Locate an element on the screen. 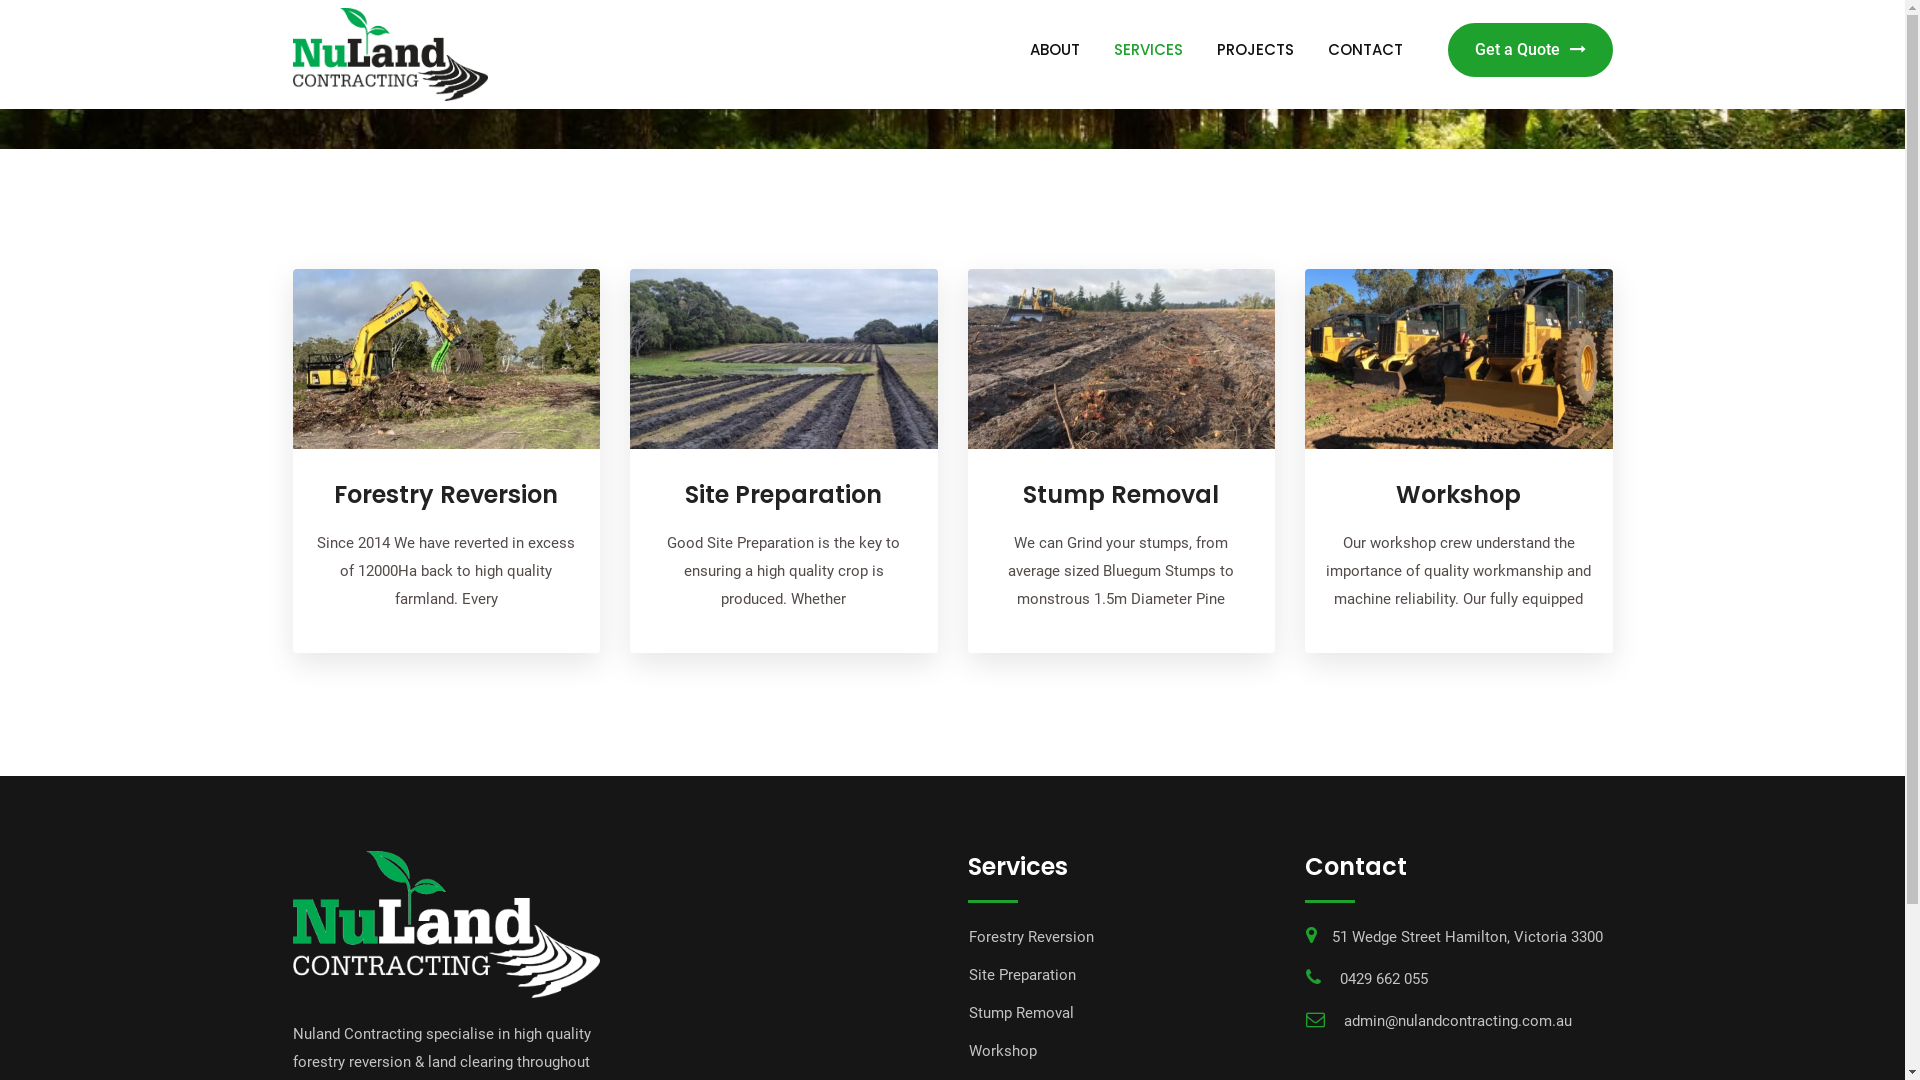 The image size is (1920, 1080). 'CONTACT' is located at coordinates (1363, 49).